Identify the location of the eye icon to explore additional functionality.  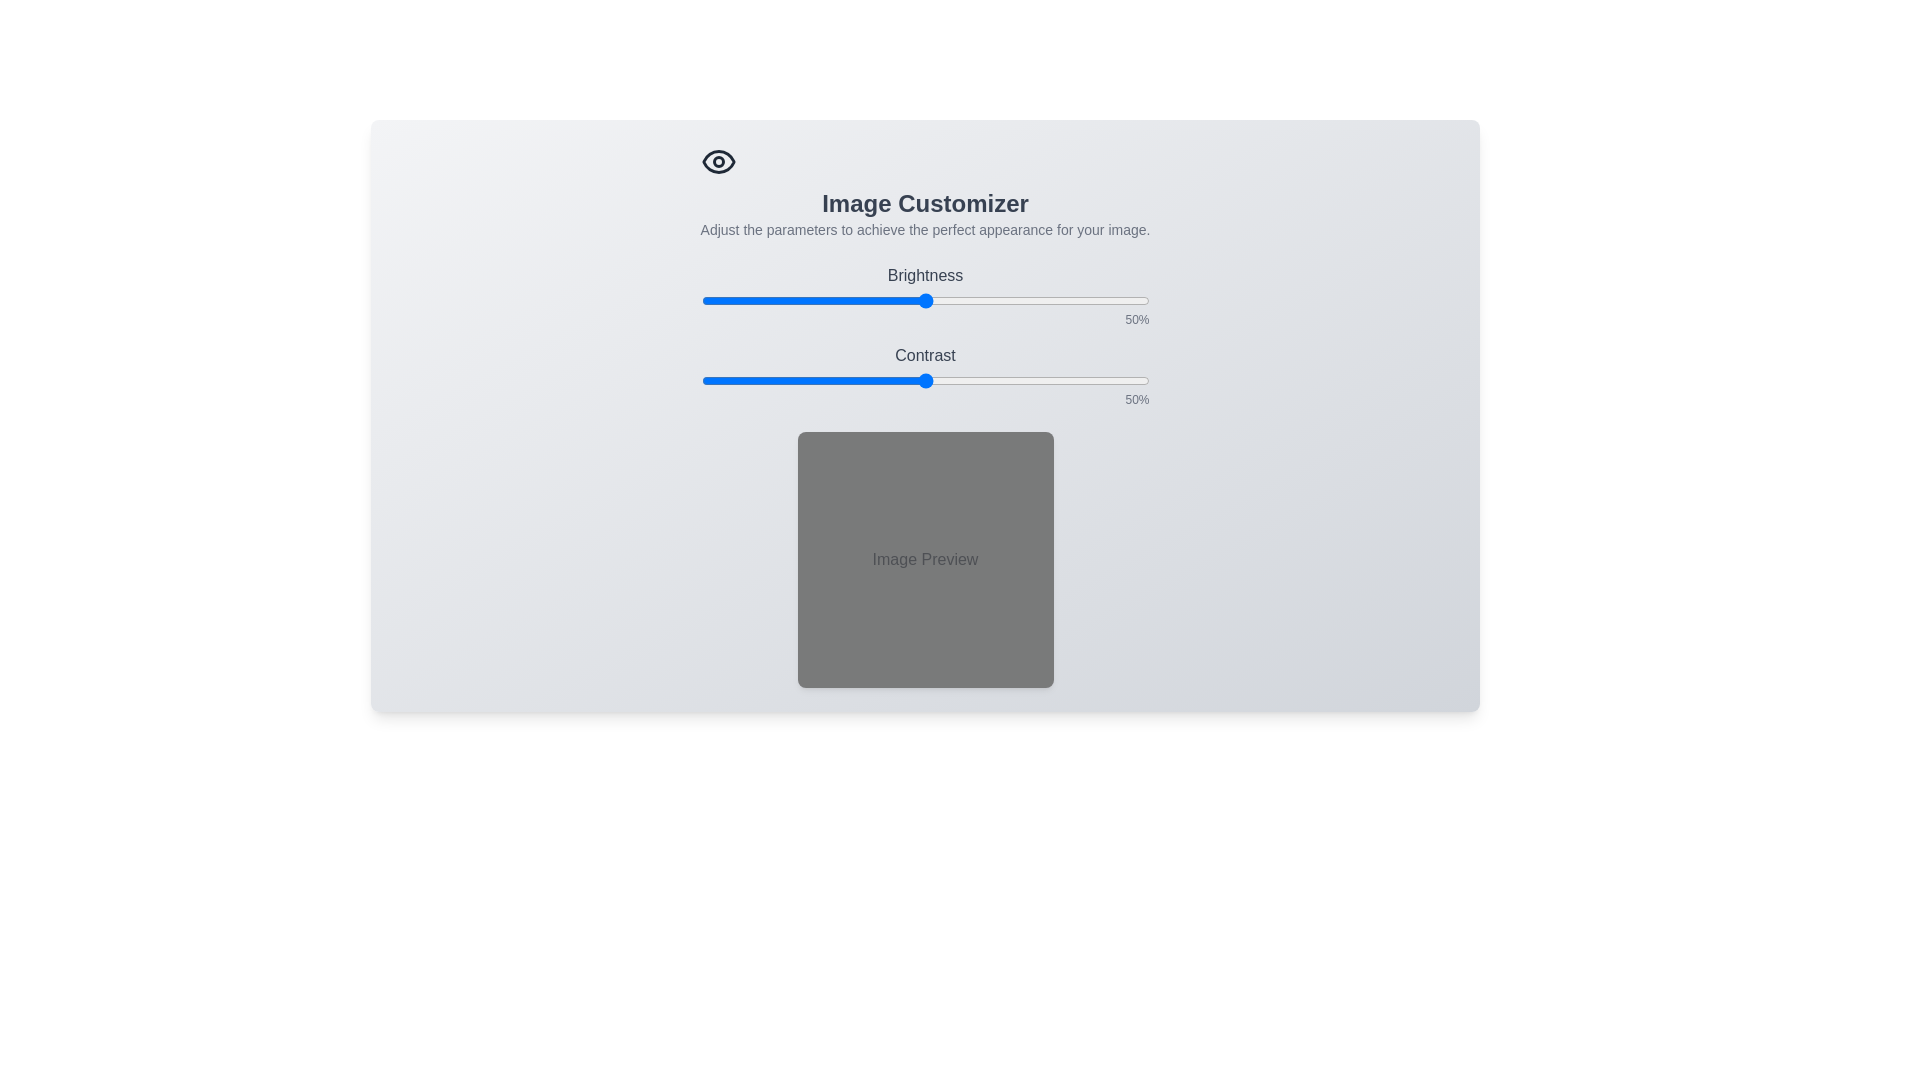
(718, 161).